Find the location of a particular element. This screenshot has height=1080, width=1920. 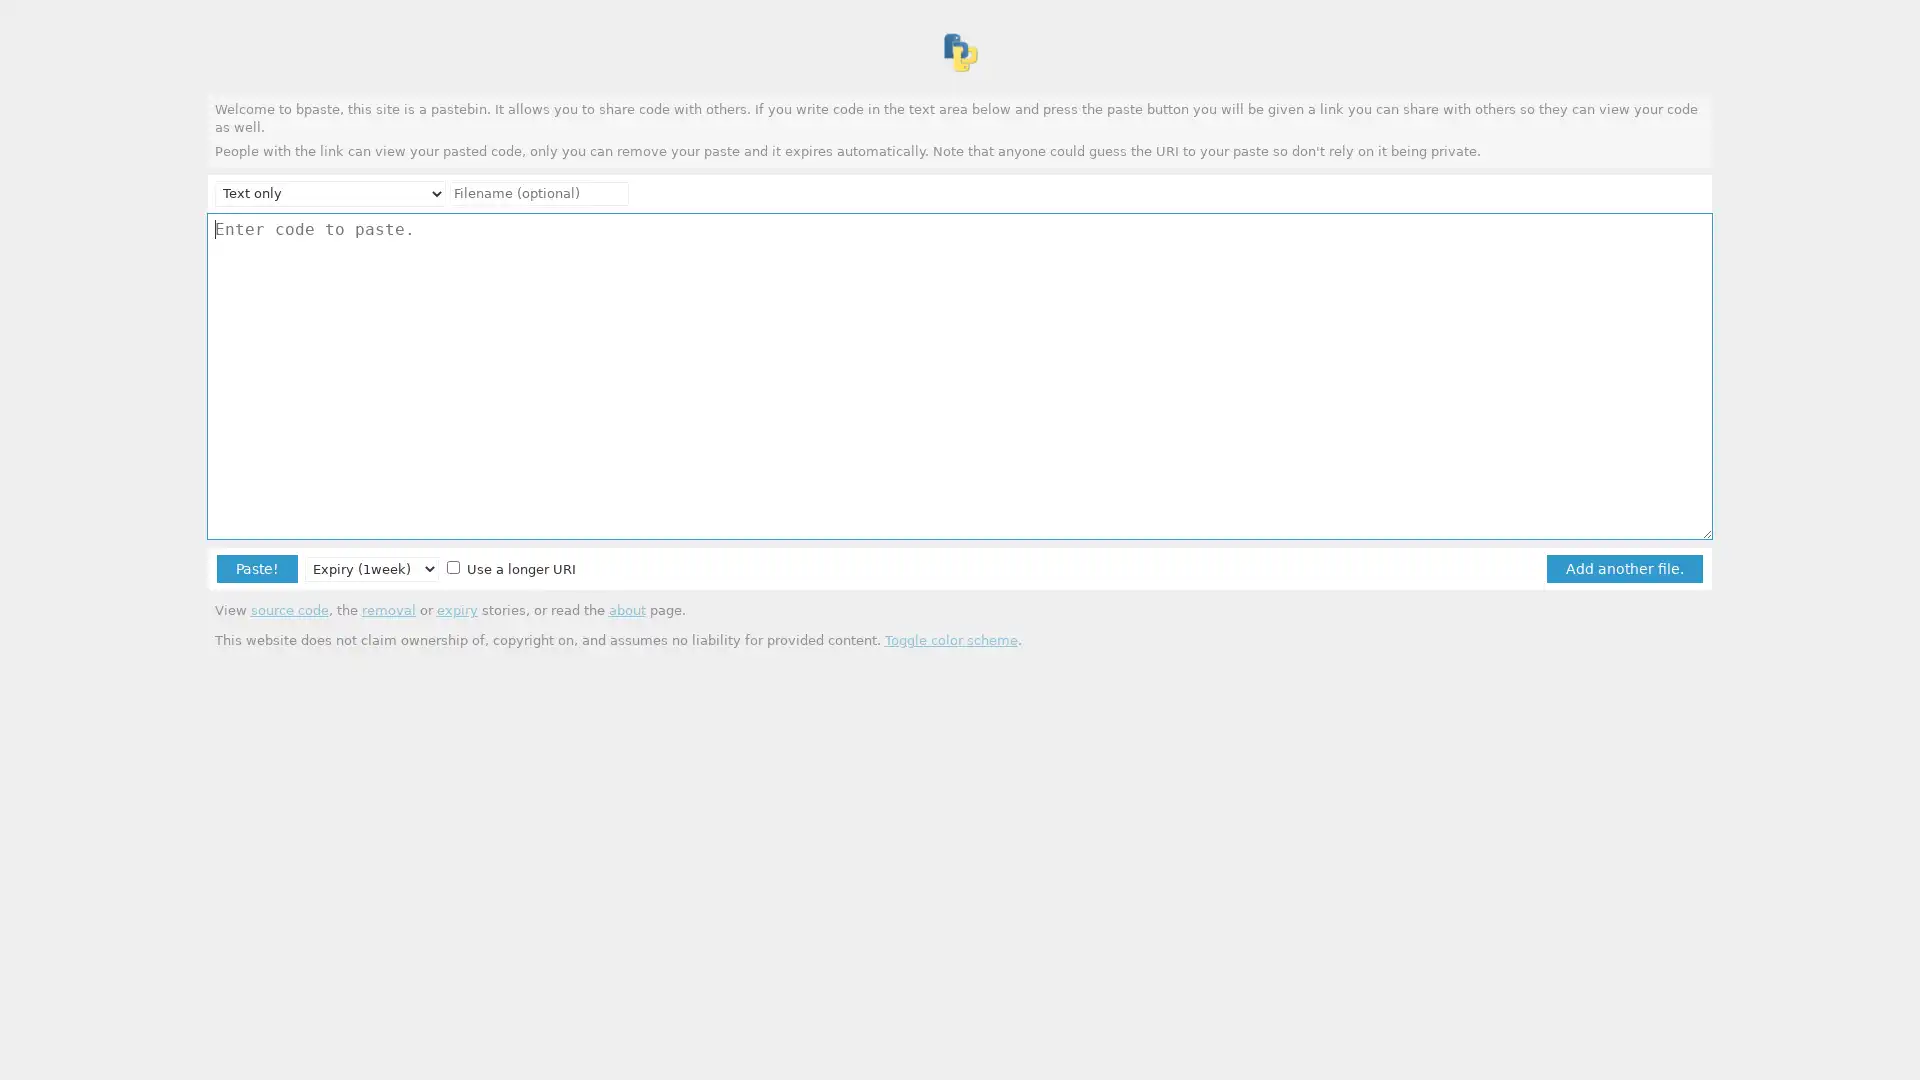

Toggle color scheme is located at coordinates (949, 639).